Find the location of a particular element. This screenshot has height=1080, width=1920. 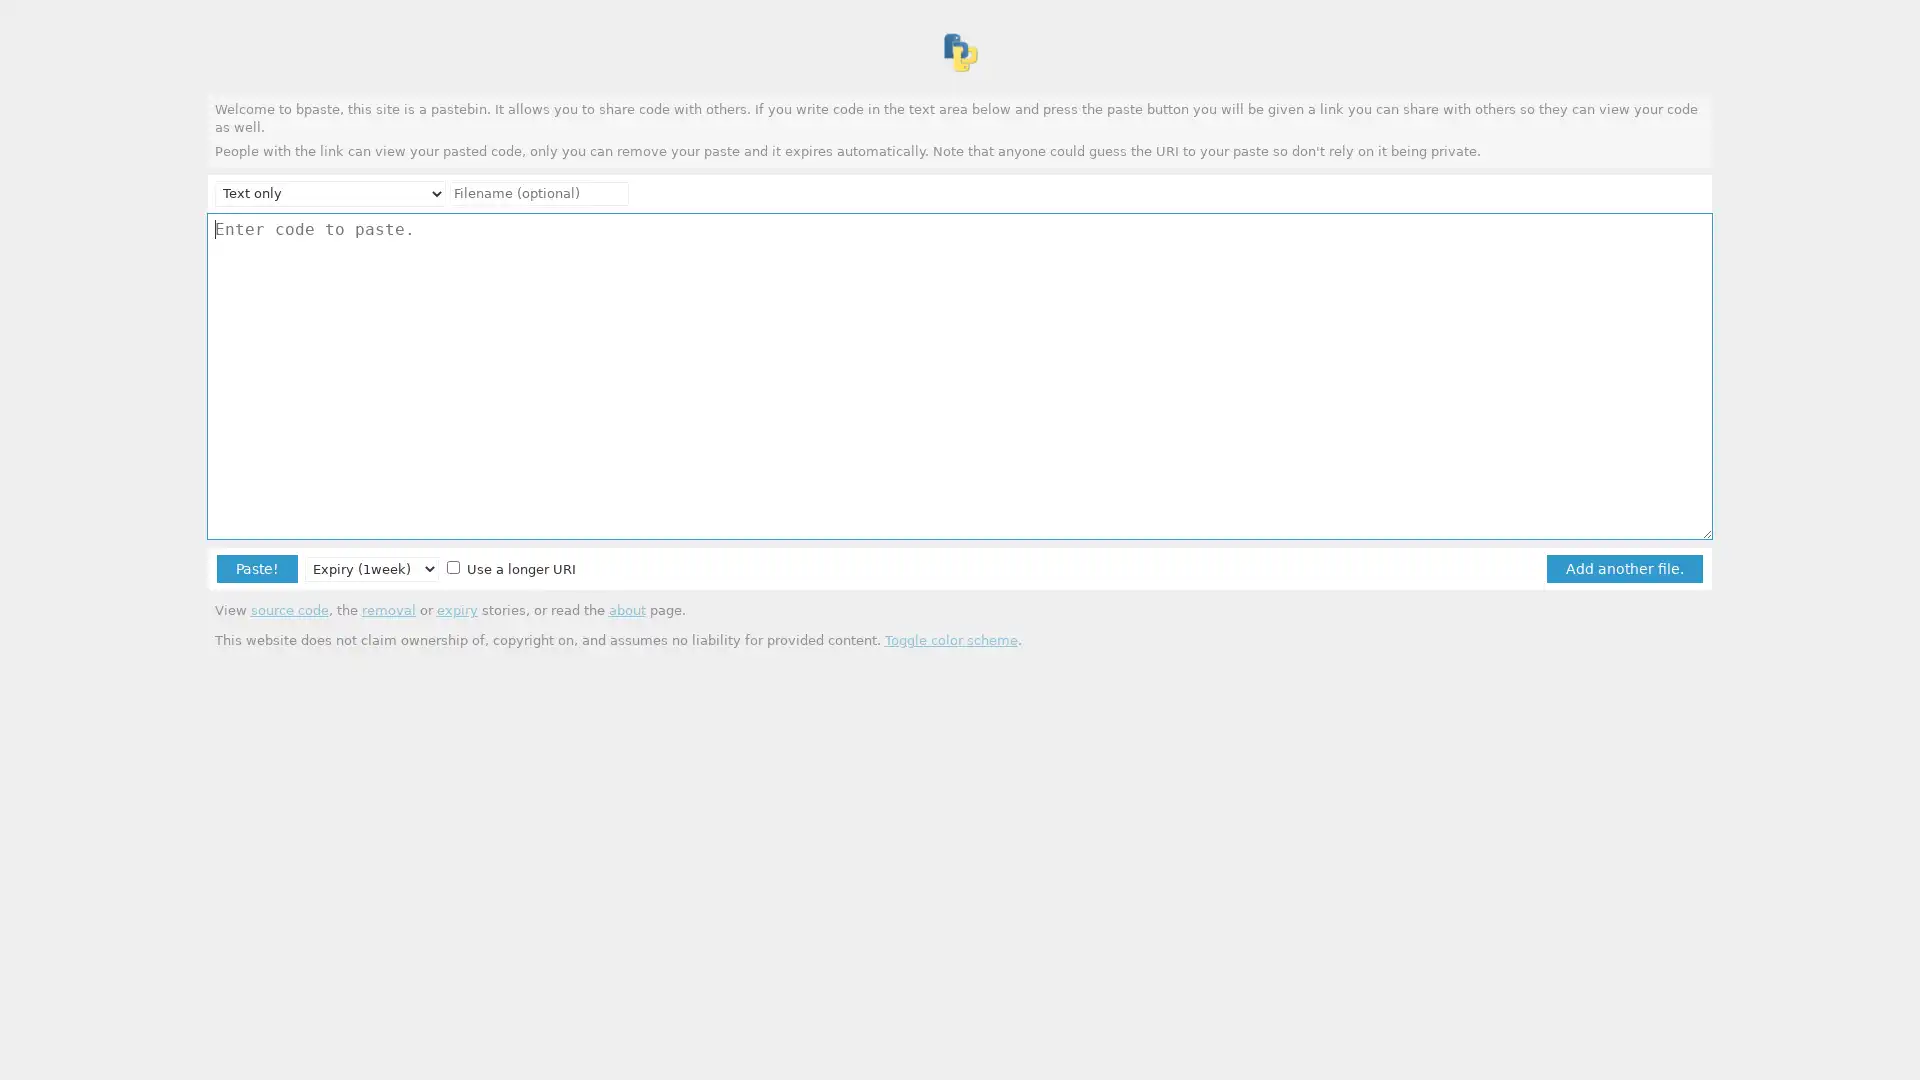

Toggle color scheme is located at coordinates (949, 639).